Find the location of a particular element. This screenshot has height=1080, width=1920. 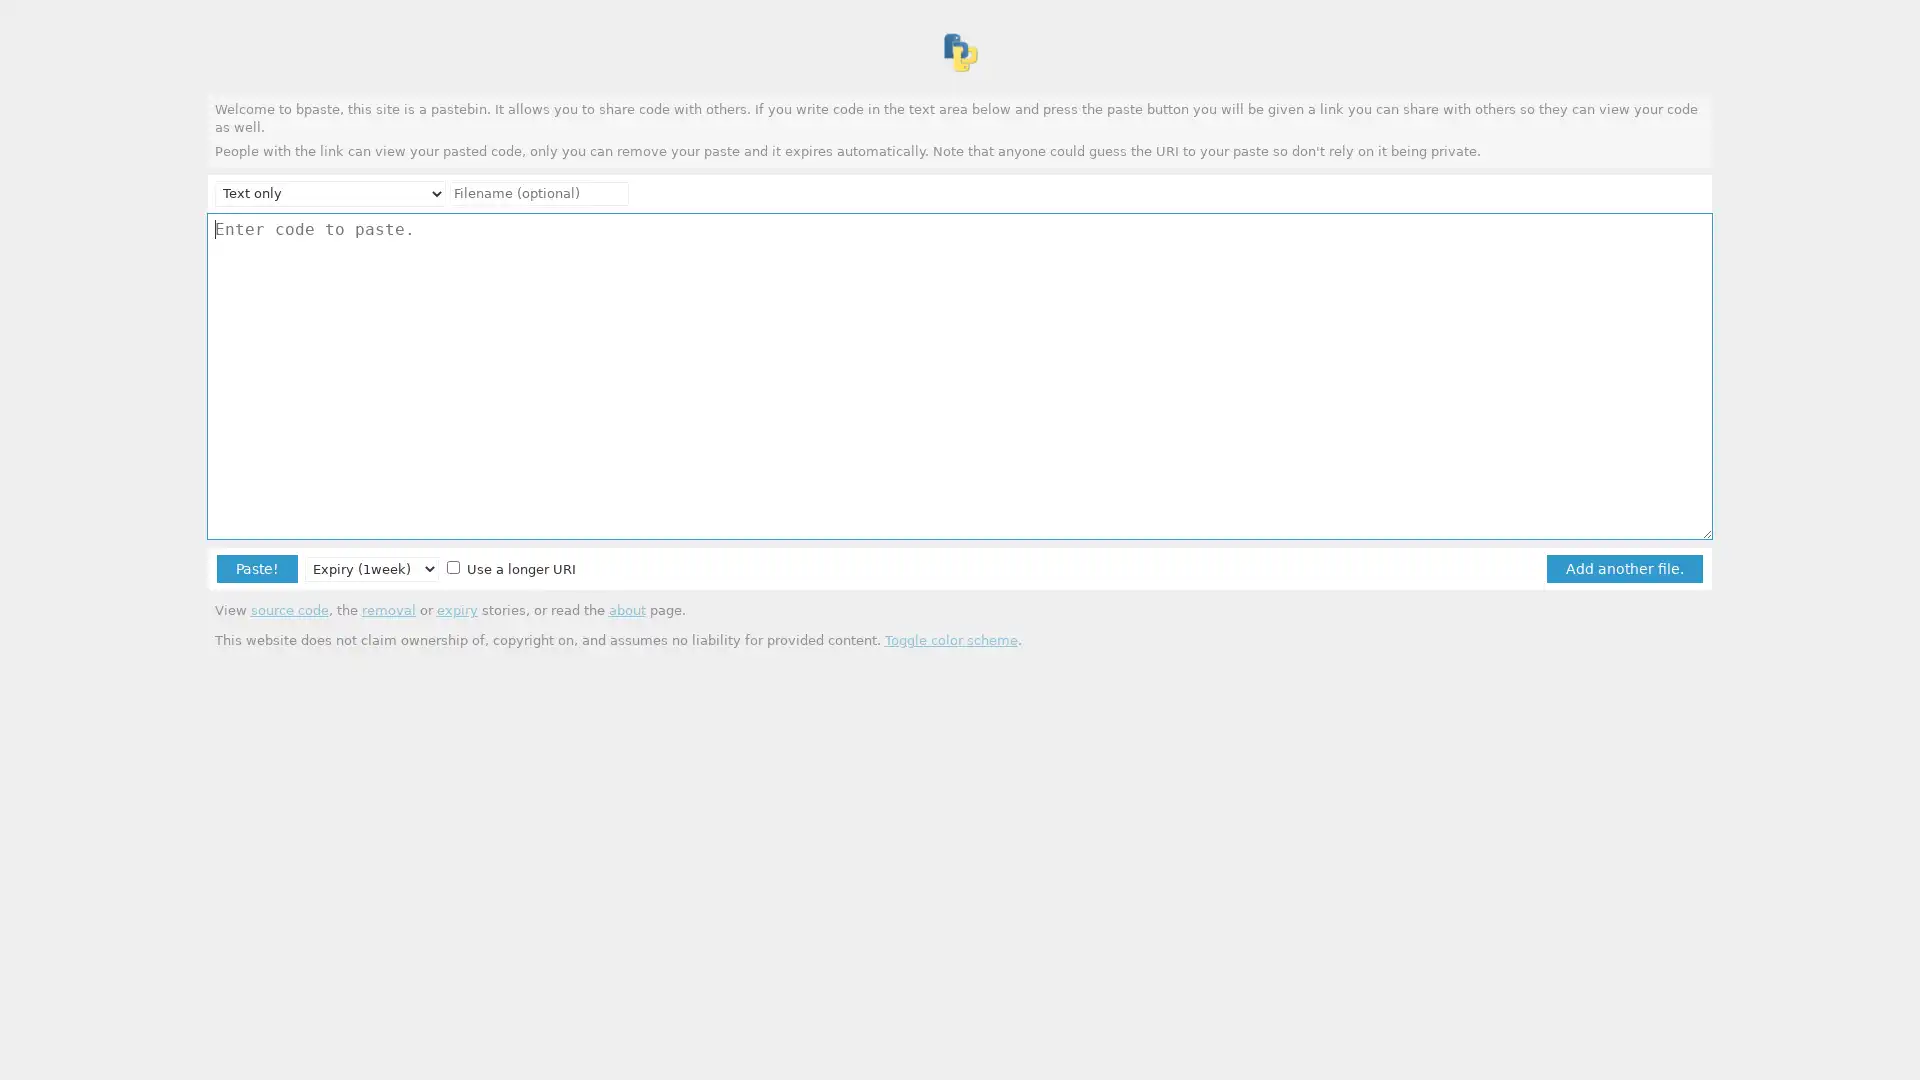

Toggle color scheme is located at coordinates (949, 639).